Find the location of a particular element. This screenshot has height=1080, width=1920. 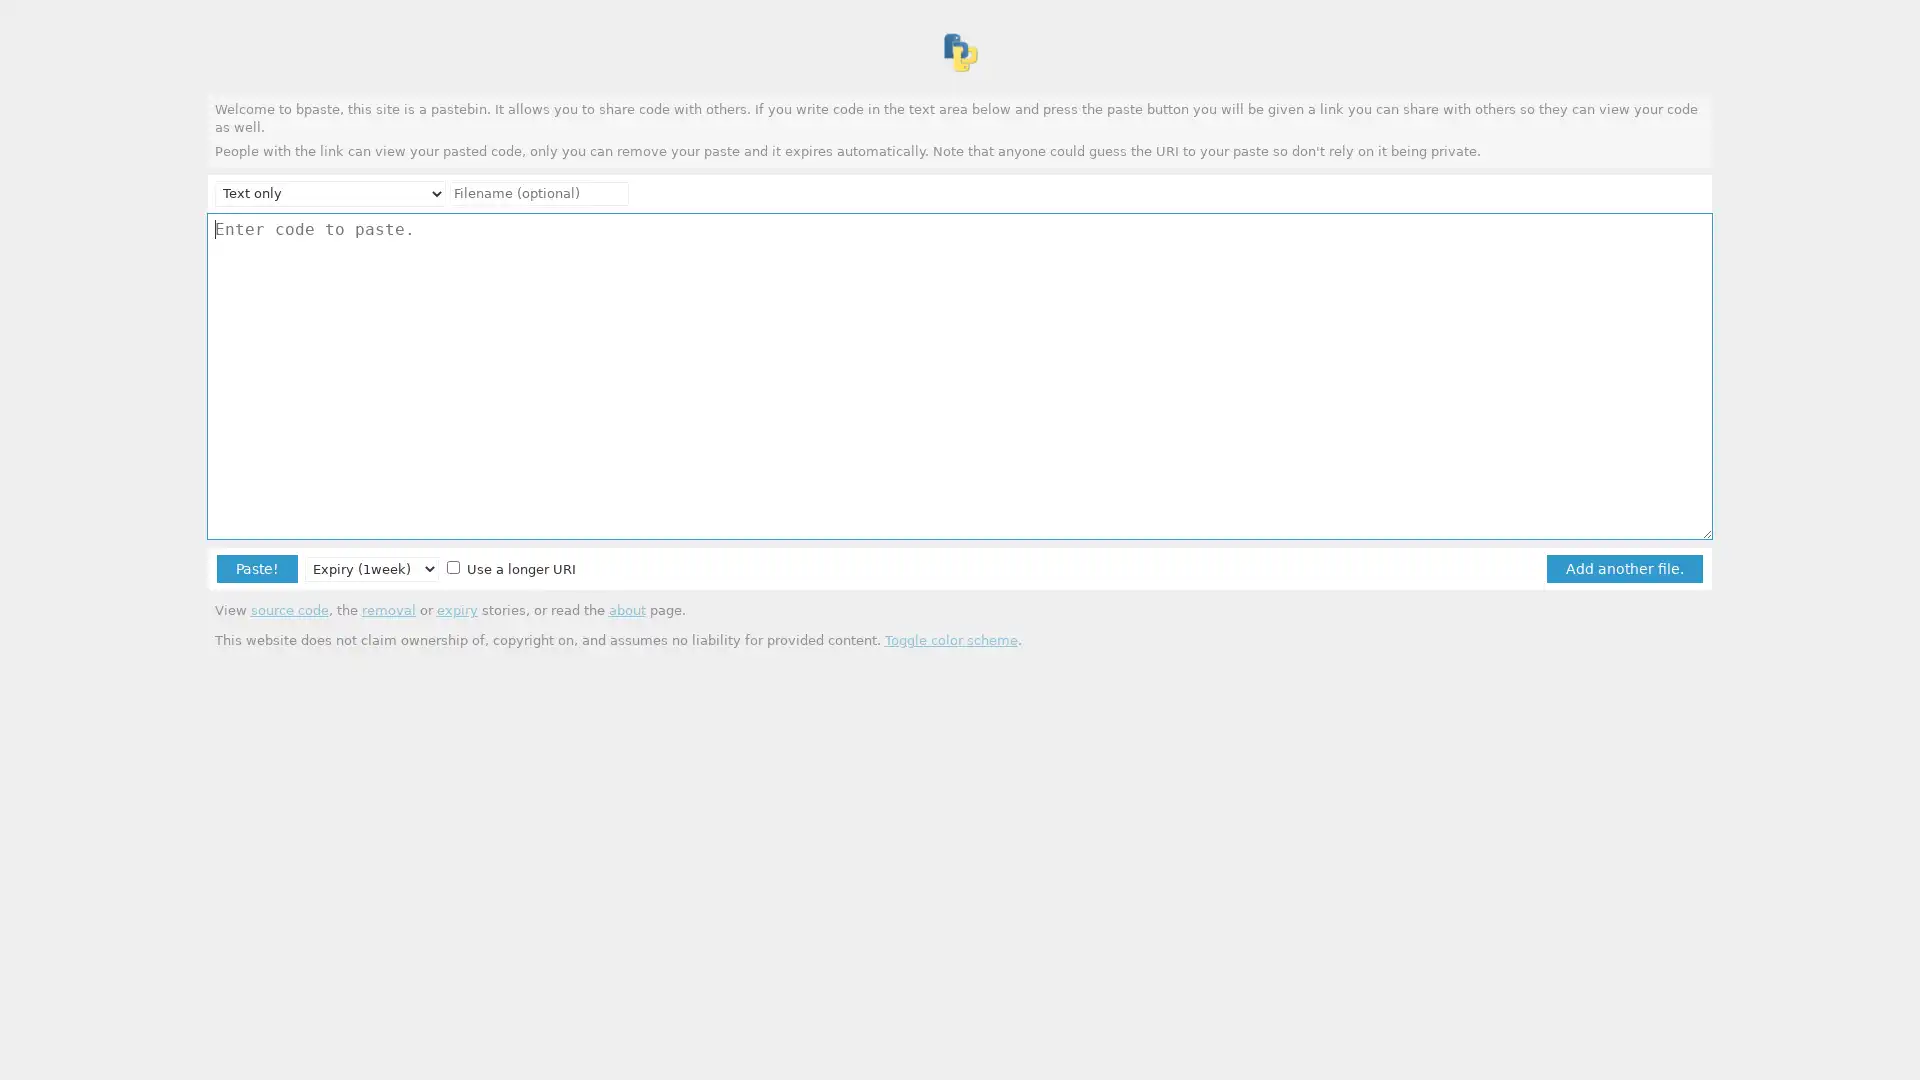

Toggle color scheme is located at coordinates (949, 639).